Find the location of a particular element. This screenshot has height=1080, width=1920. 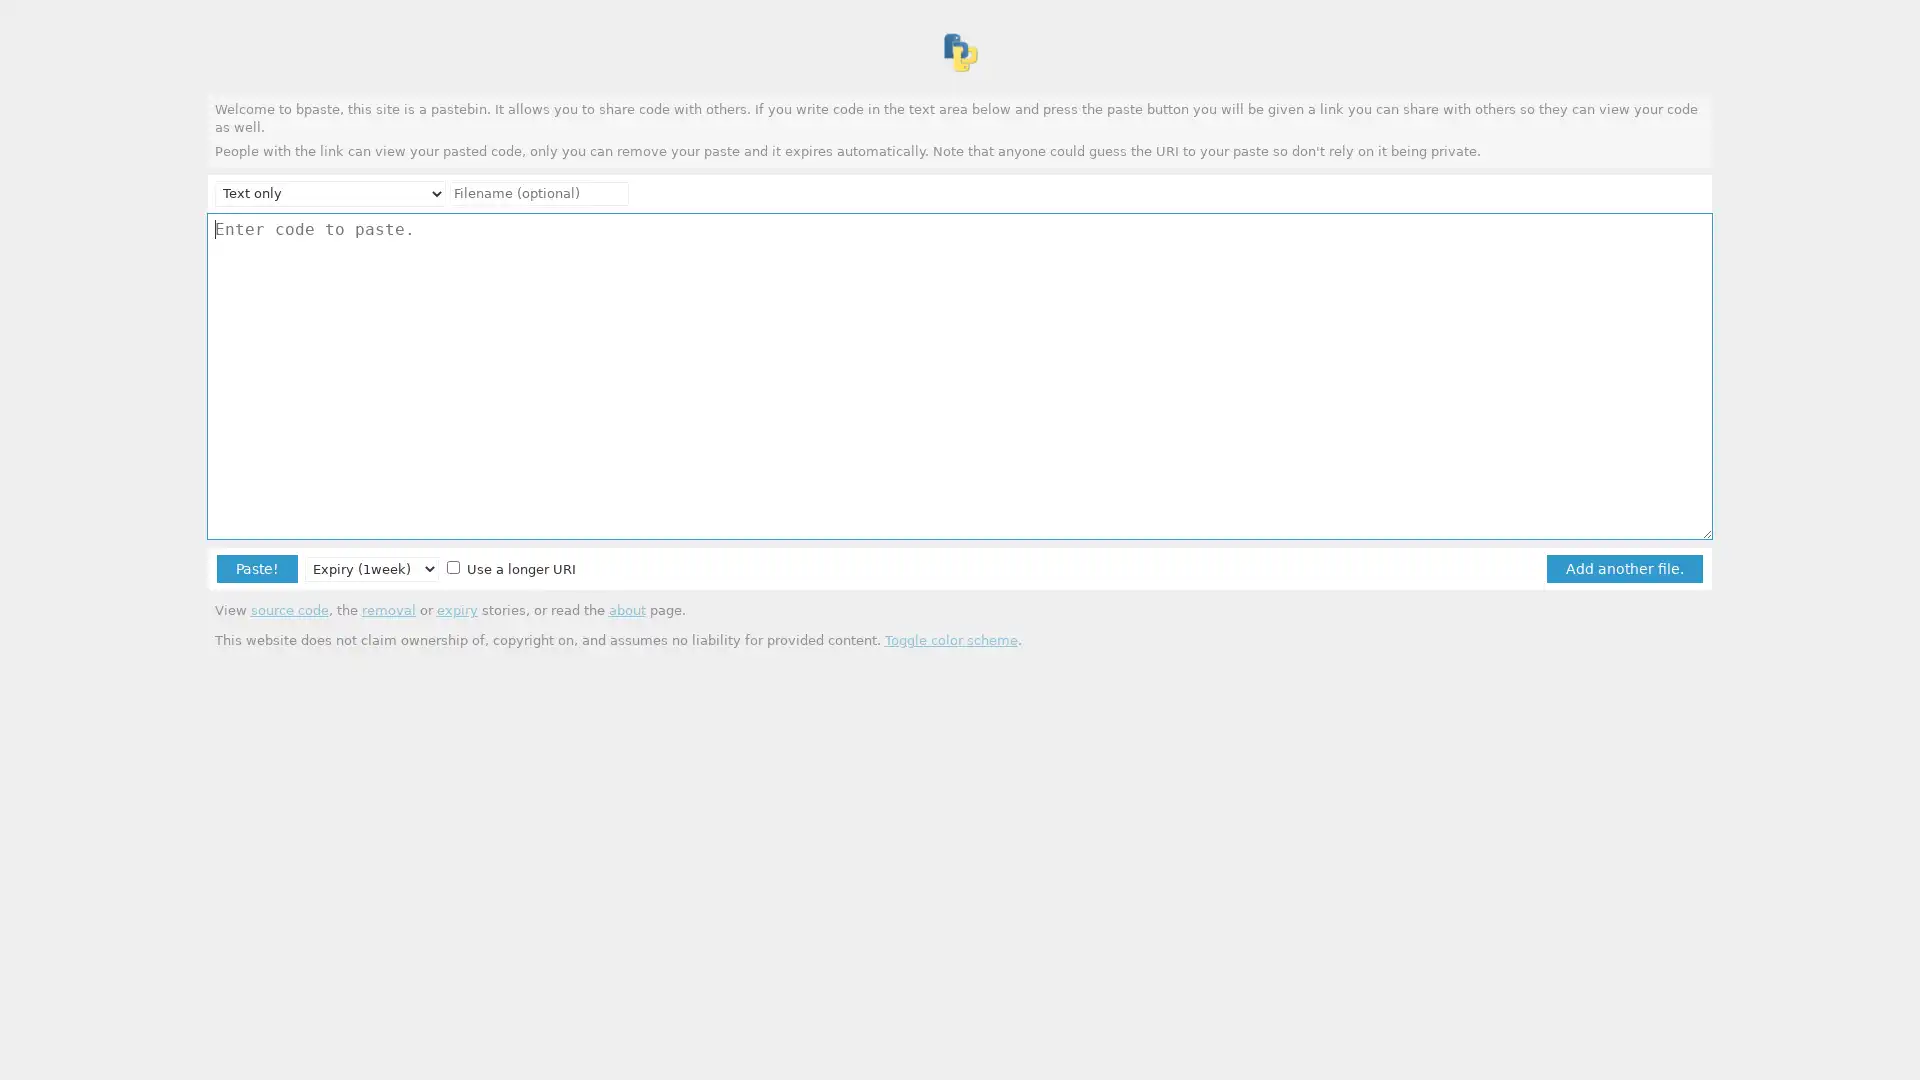

Toggle color scheme is located at coordinates (949, 639).